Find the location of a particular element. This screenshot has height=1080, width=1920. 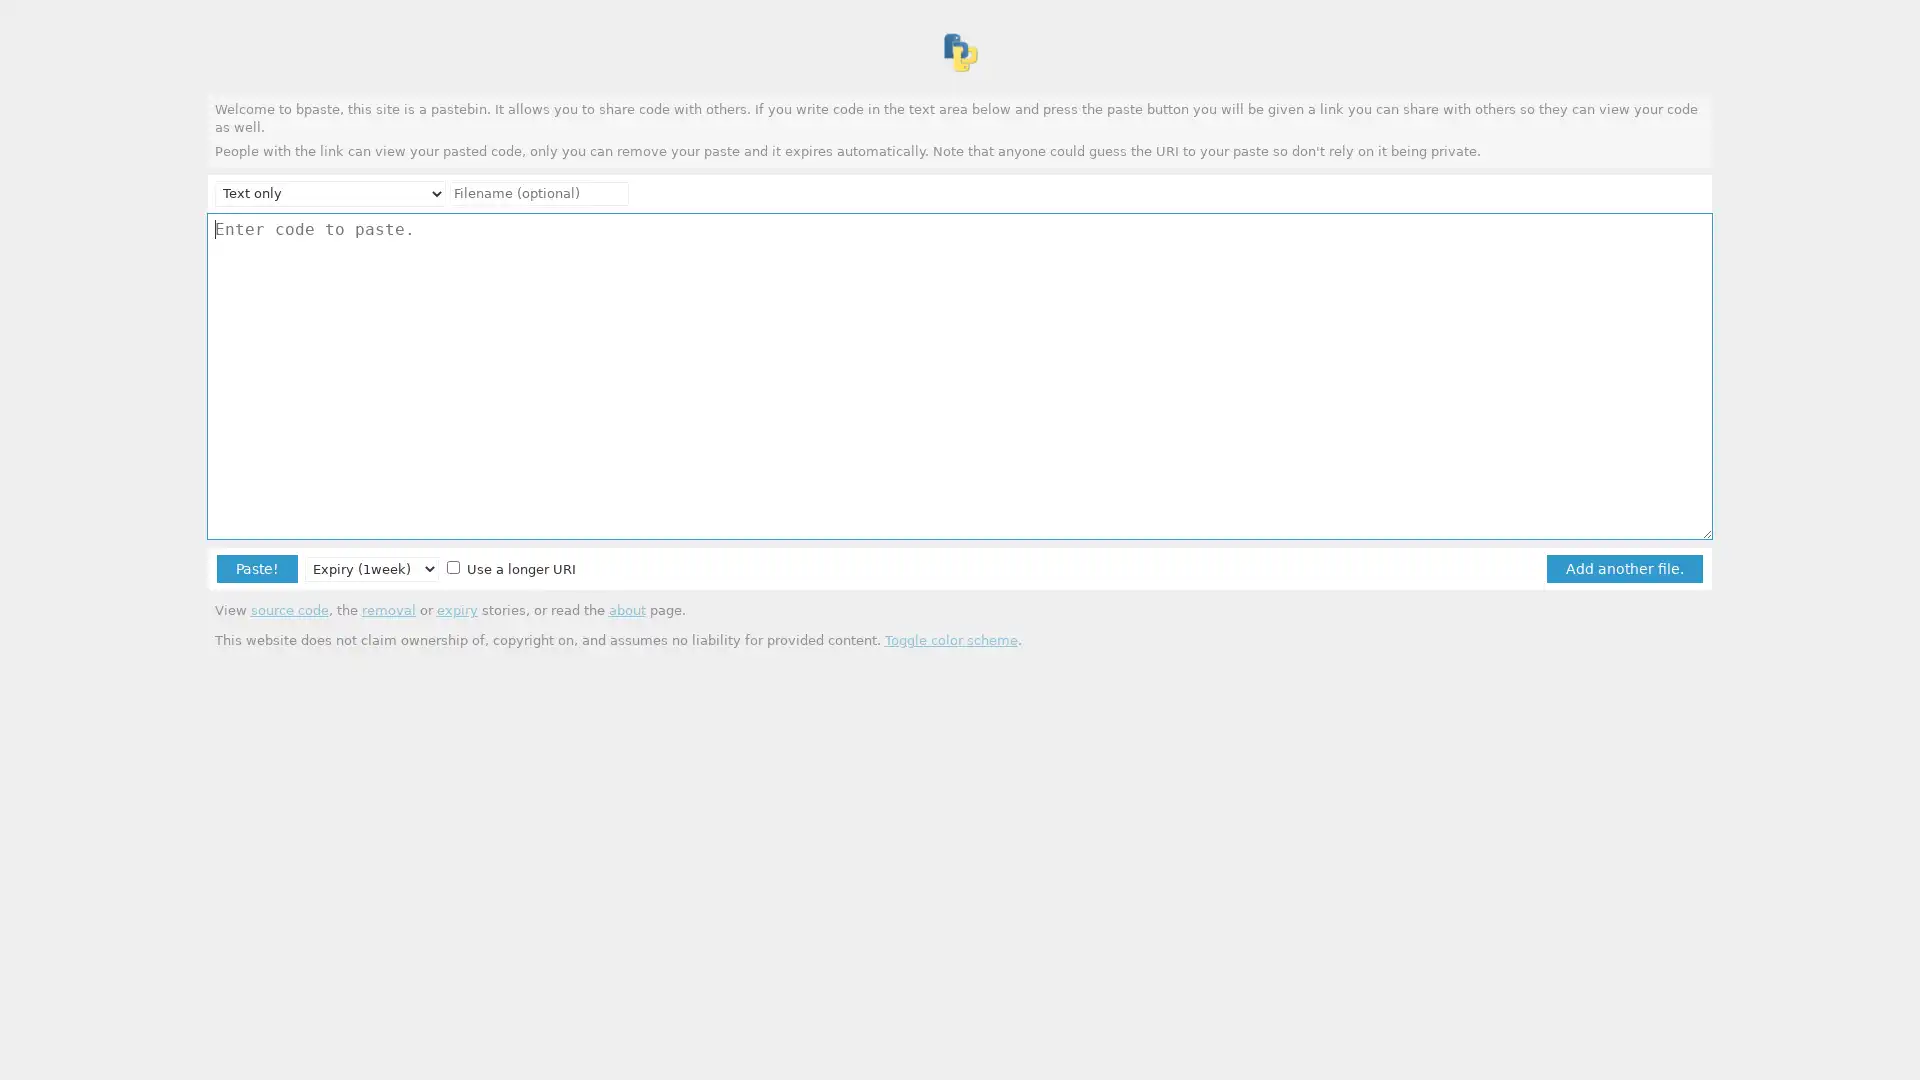

Toggle color scheme is located at coordinates (949, 639).